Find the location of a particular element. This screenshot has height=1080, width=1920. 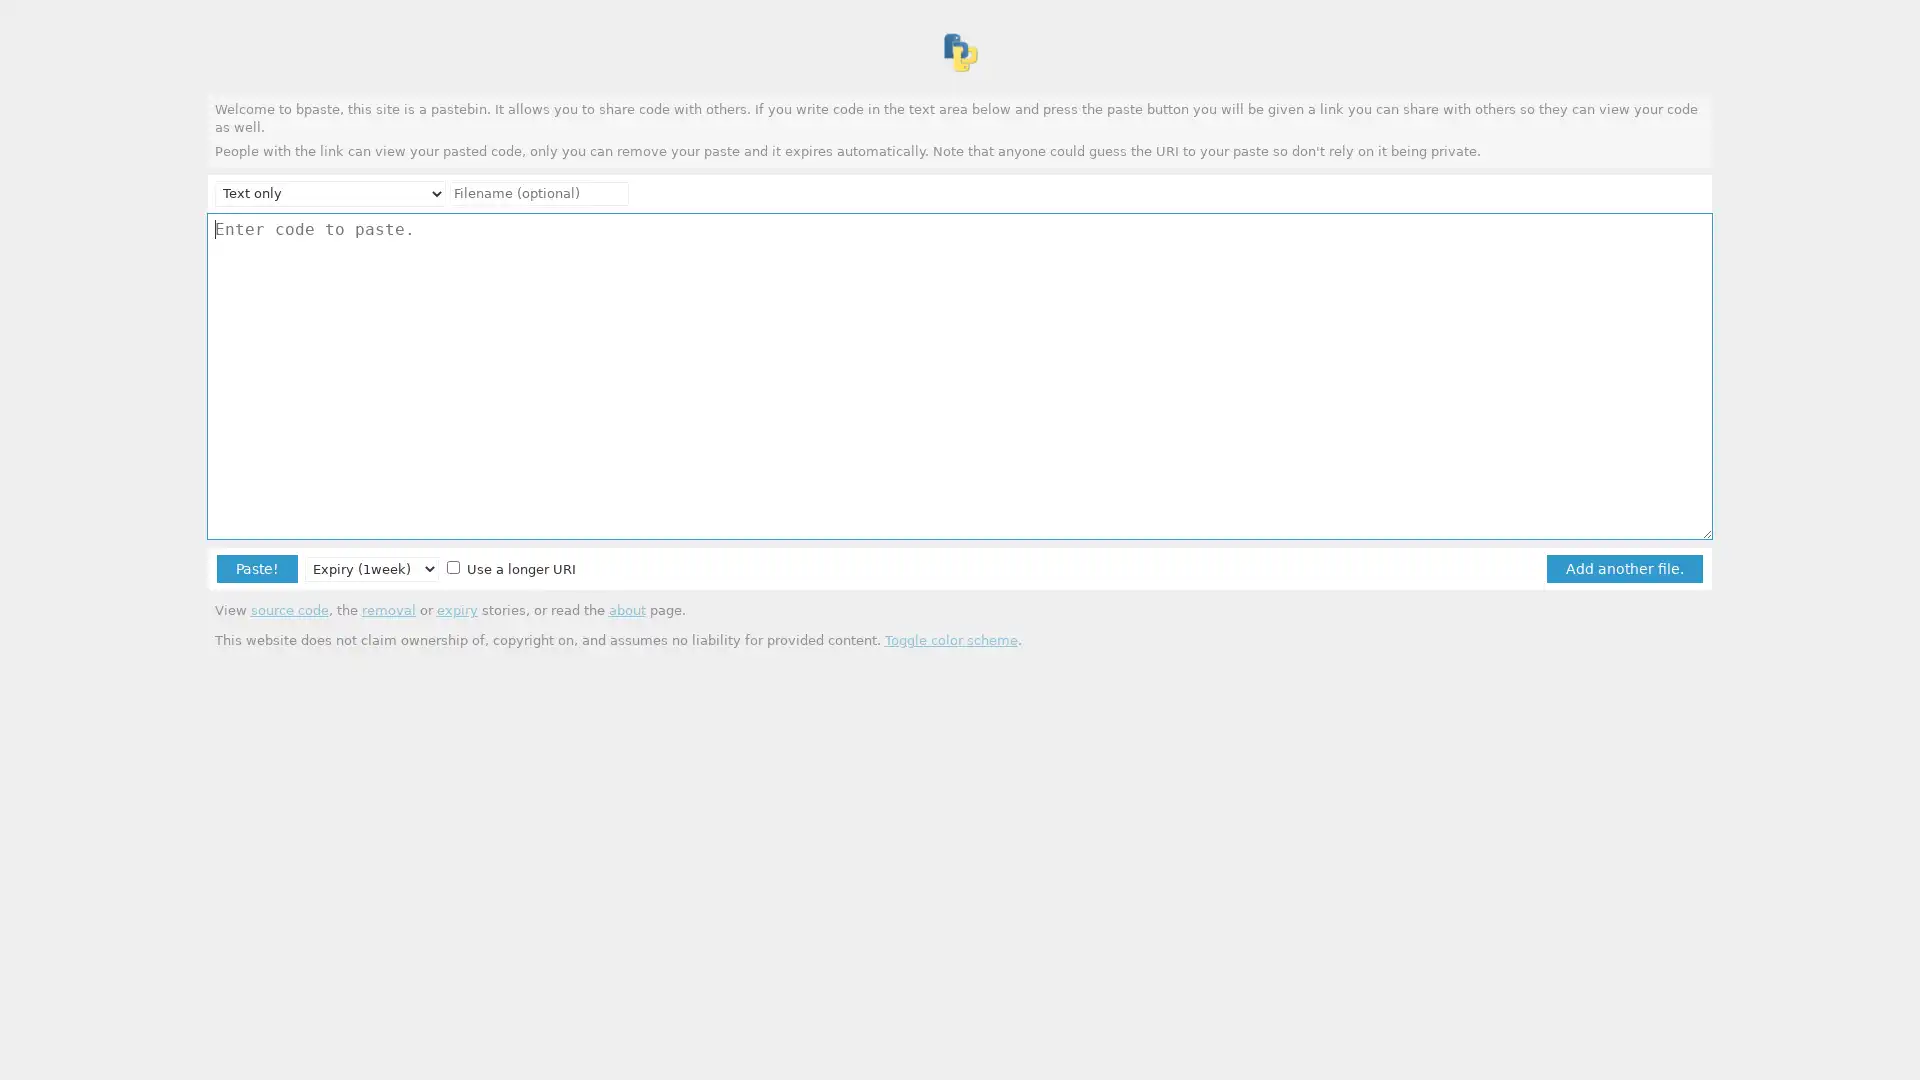

Toggle color scheme is located at coordinates (949, 639).